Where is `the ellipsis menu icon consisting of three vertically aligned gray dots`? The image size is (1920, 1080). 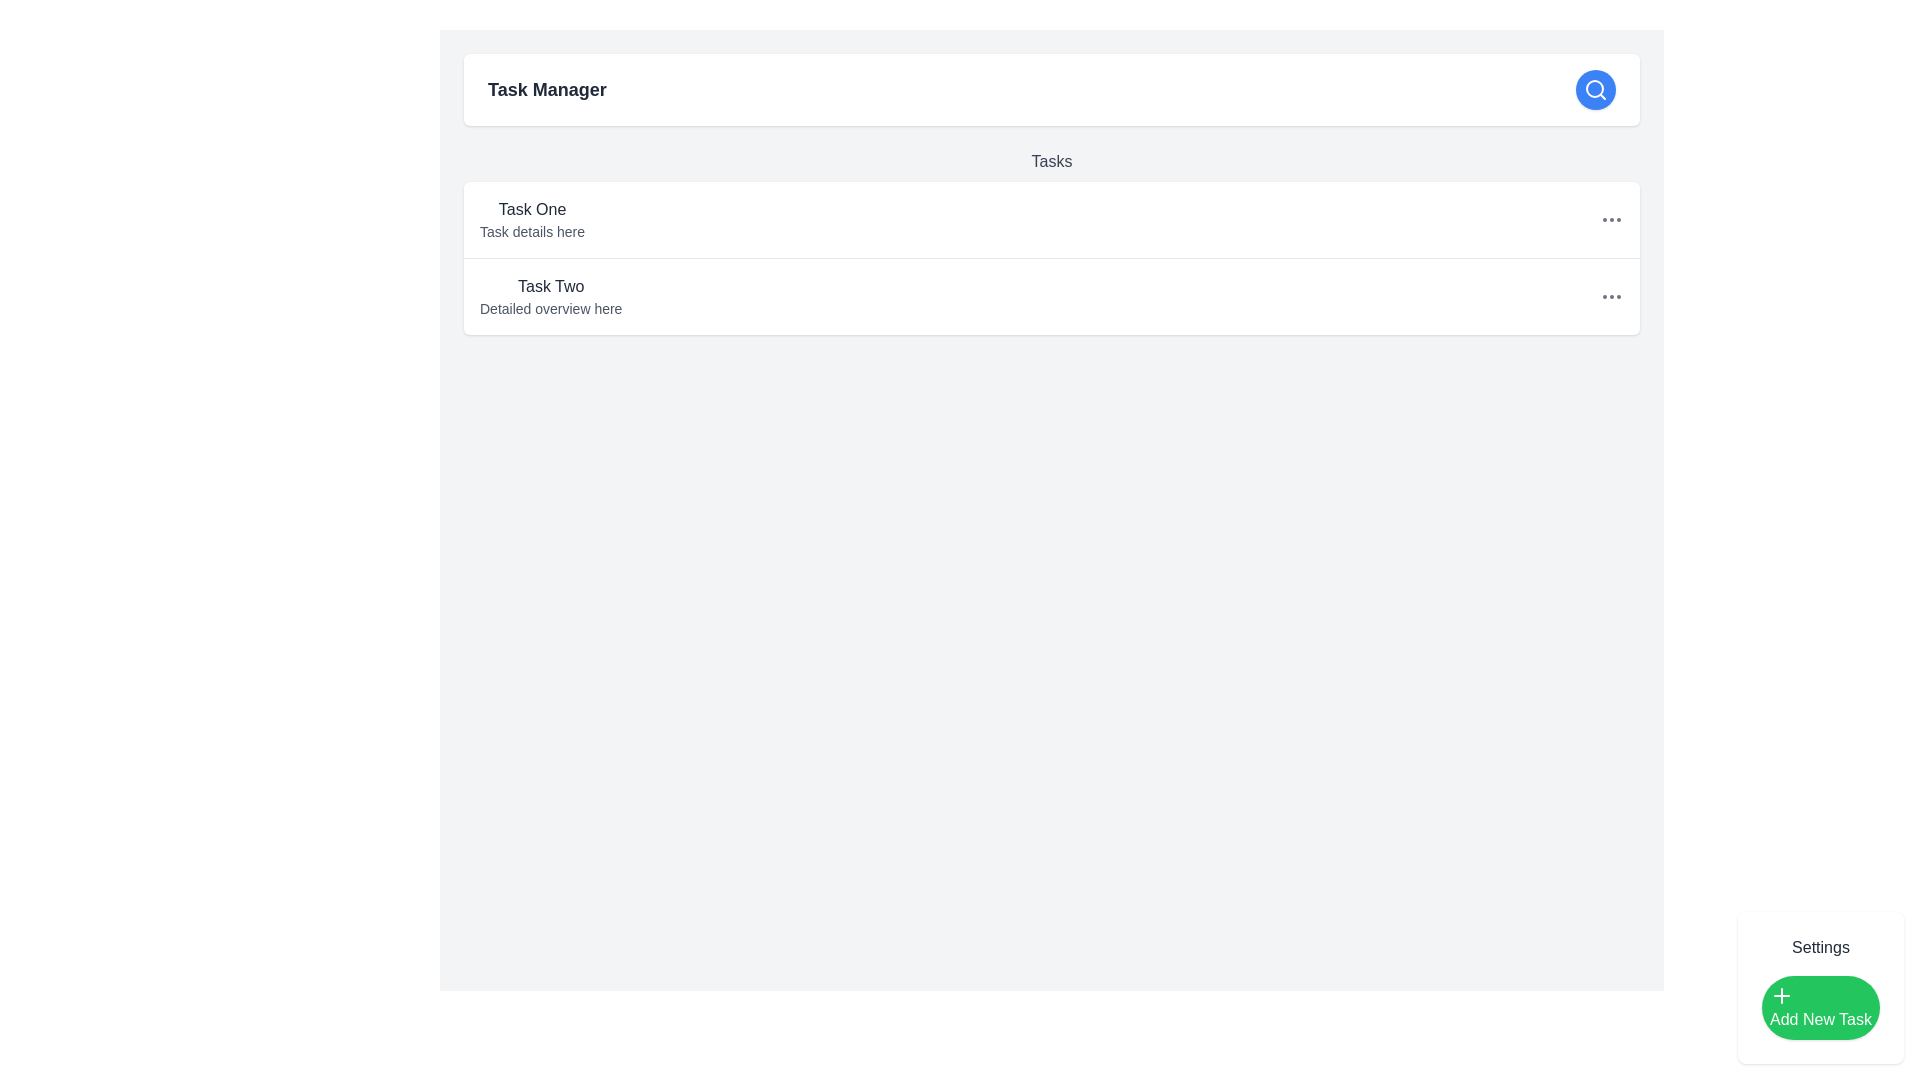 the ellipsis menu icon consisting of three vertically aligned gray dots is located at coordinates (1612, 297).